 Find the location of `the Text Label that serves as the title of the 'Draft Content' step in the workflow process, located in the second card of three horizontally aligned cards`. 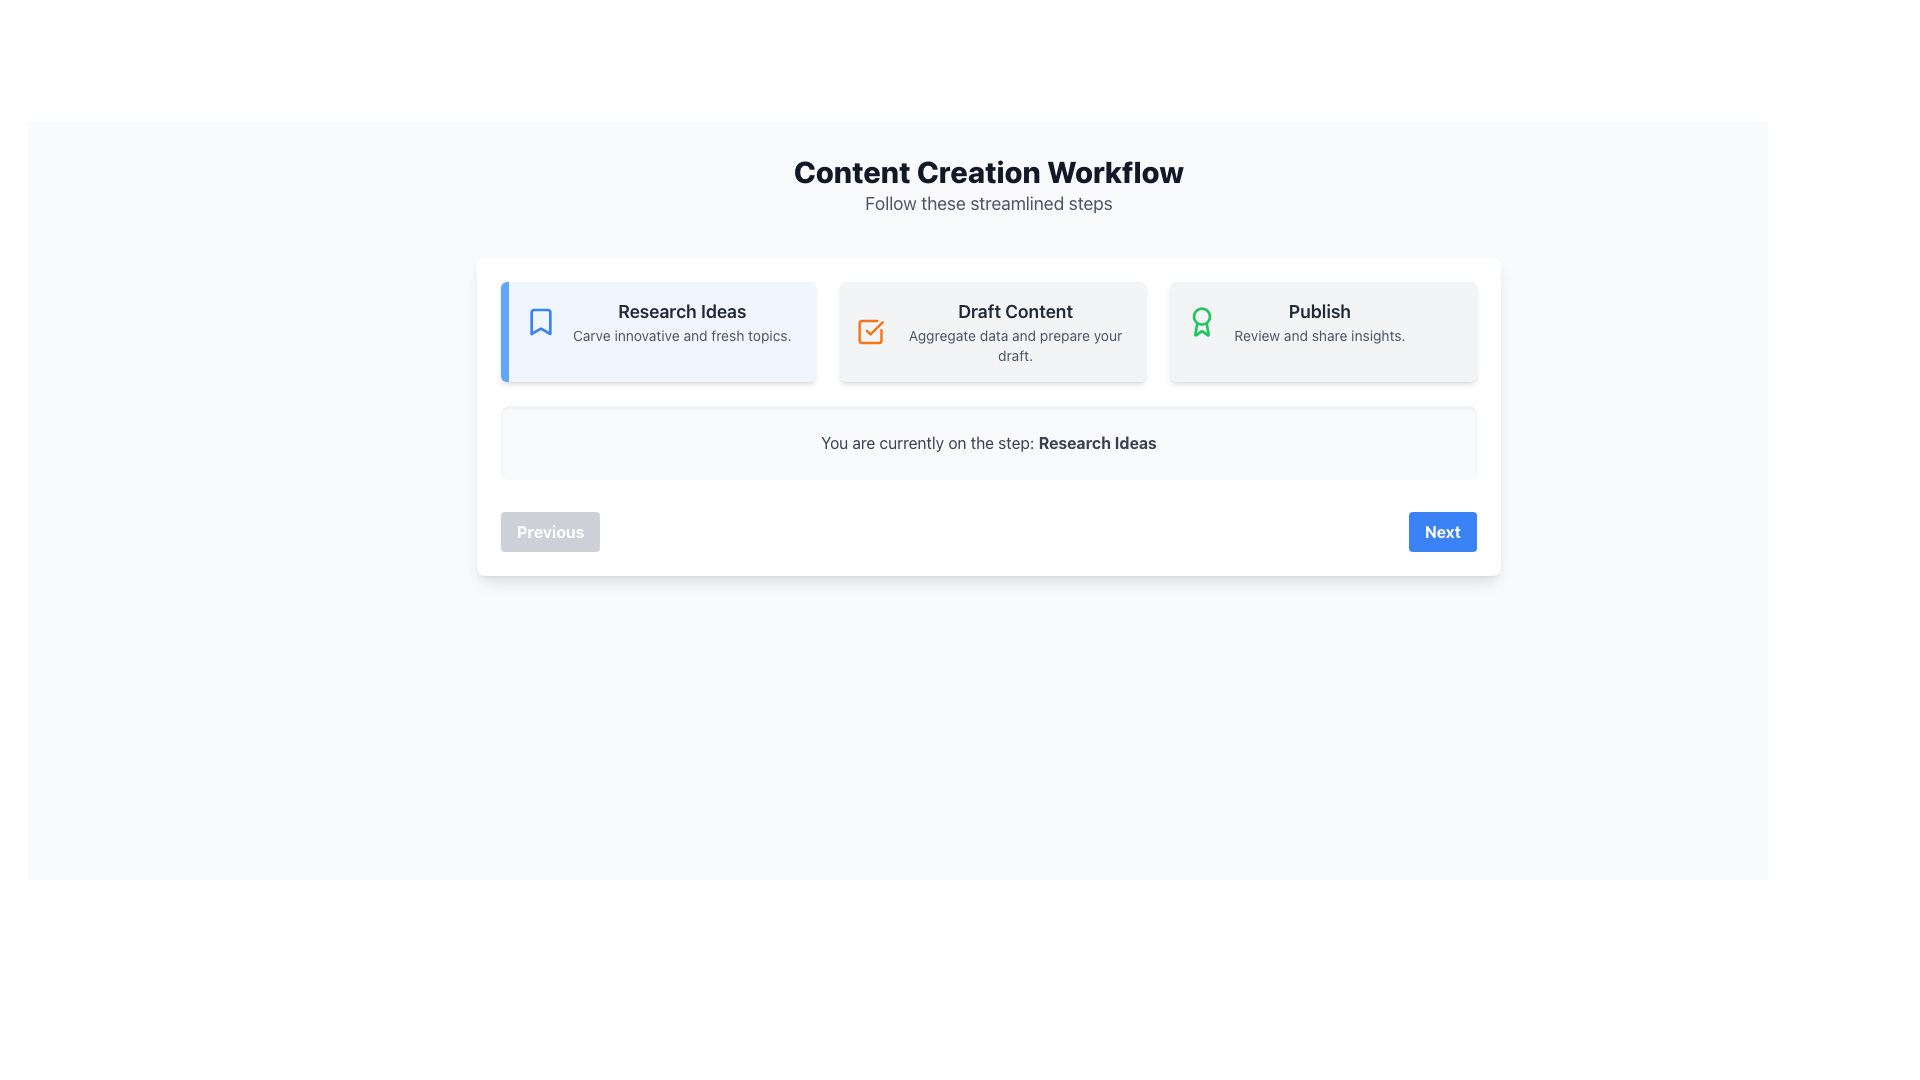

the Text Label that serves as the title of the 'Draft Content' step in the workflow process, located in the second card of three horizontally aligned cards is located at coordinates (1015, 312).